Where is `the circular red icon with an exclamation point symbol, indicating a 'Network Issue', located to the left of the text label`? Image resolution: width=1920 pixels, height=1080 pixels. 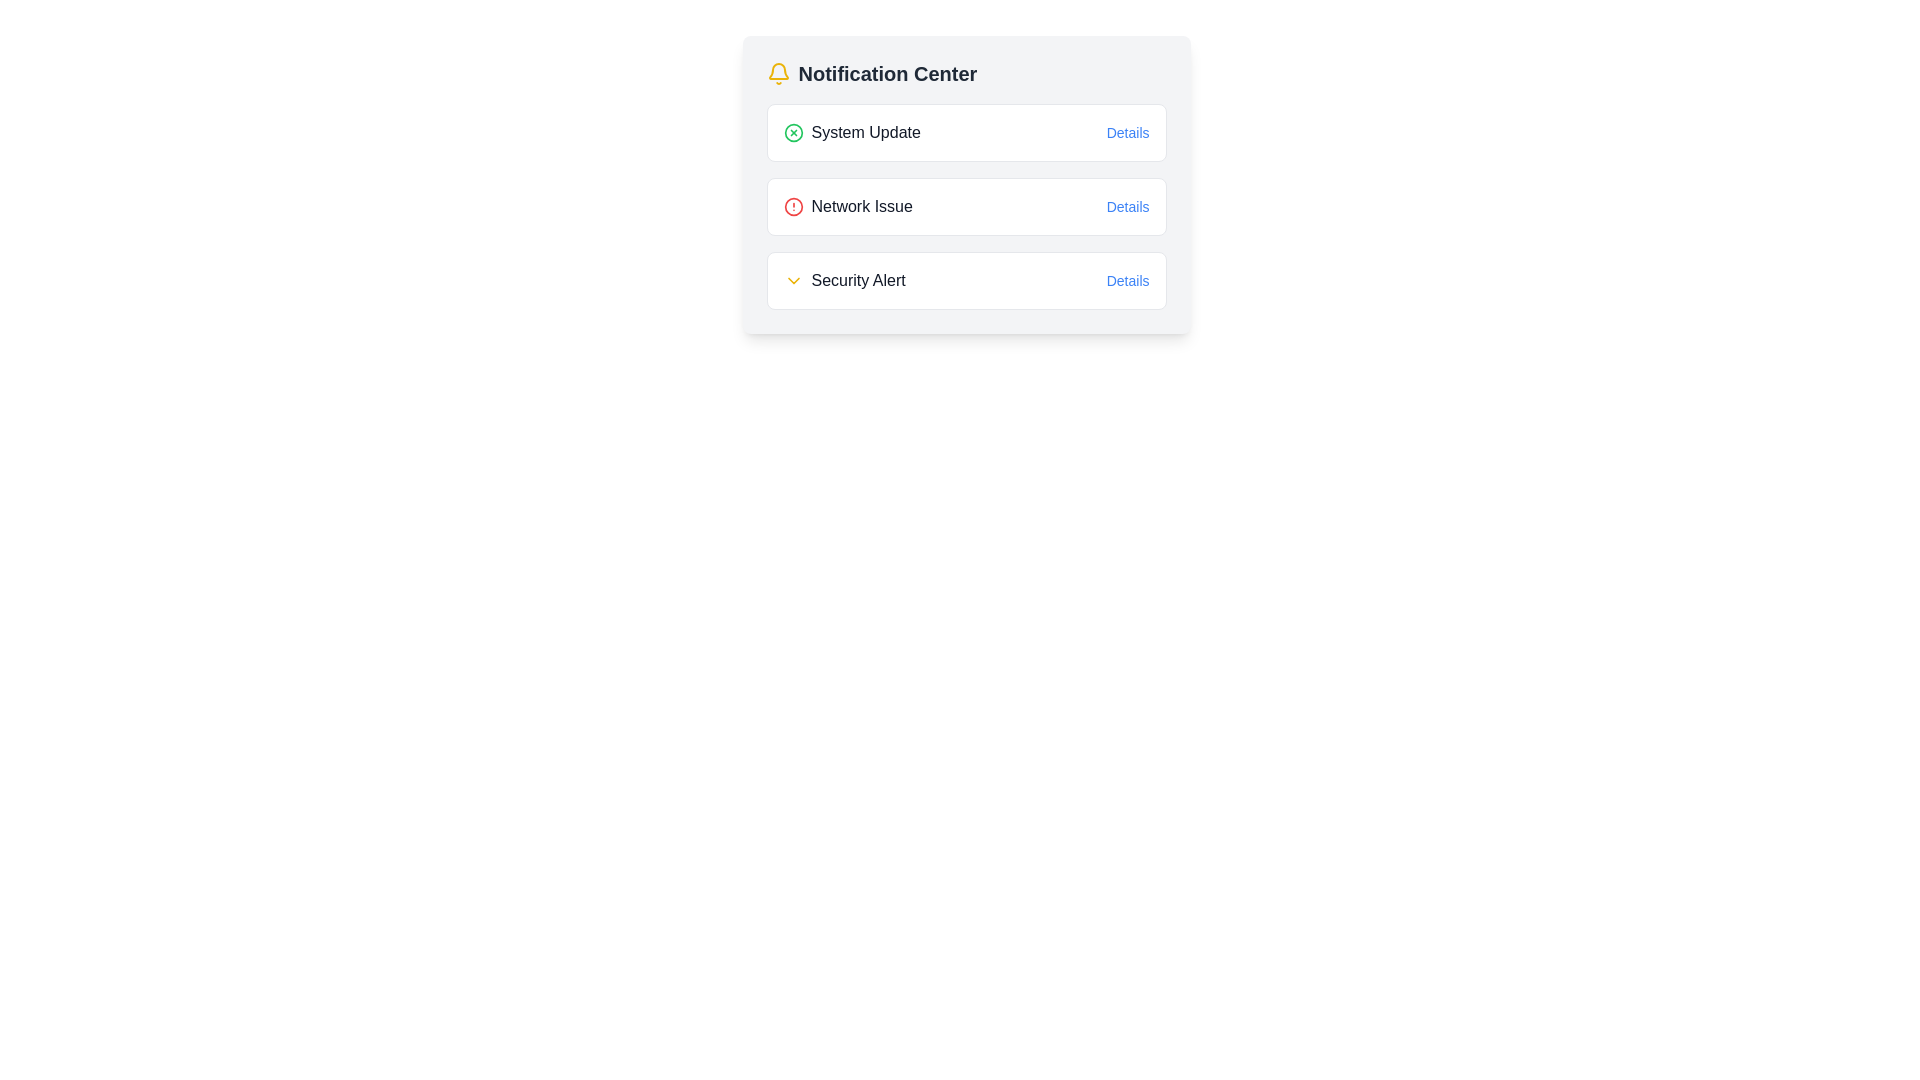
the circular red icon with an exclamation point symbol, indicating a 'Network Issue', located to the left of the text label is located at coordinates (792, 207).